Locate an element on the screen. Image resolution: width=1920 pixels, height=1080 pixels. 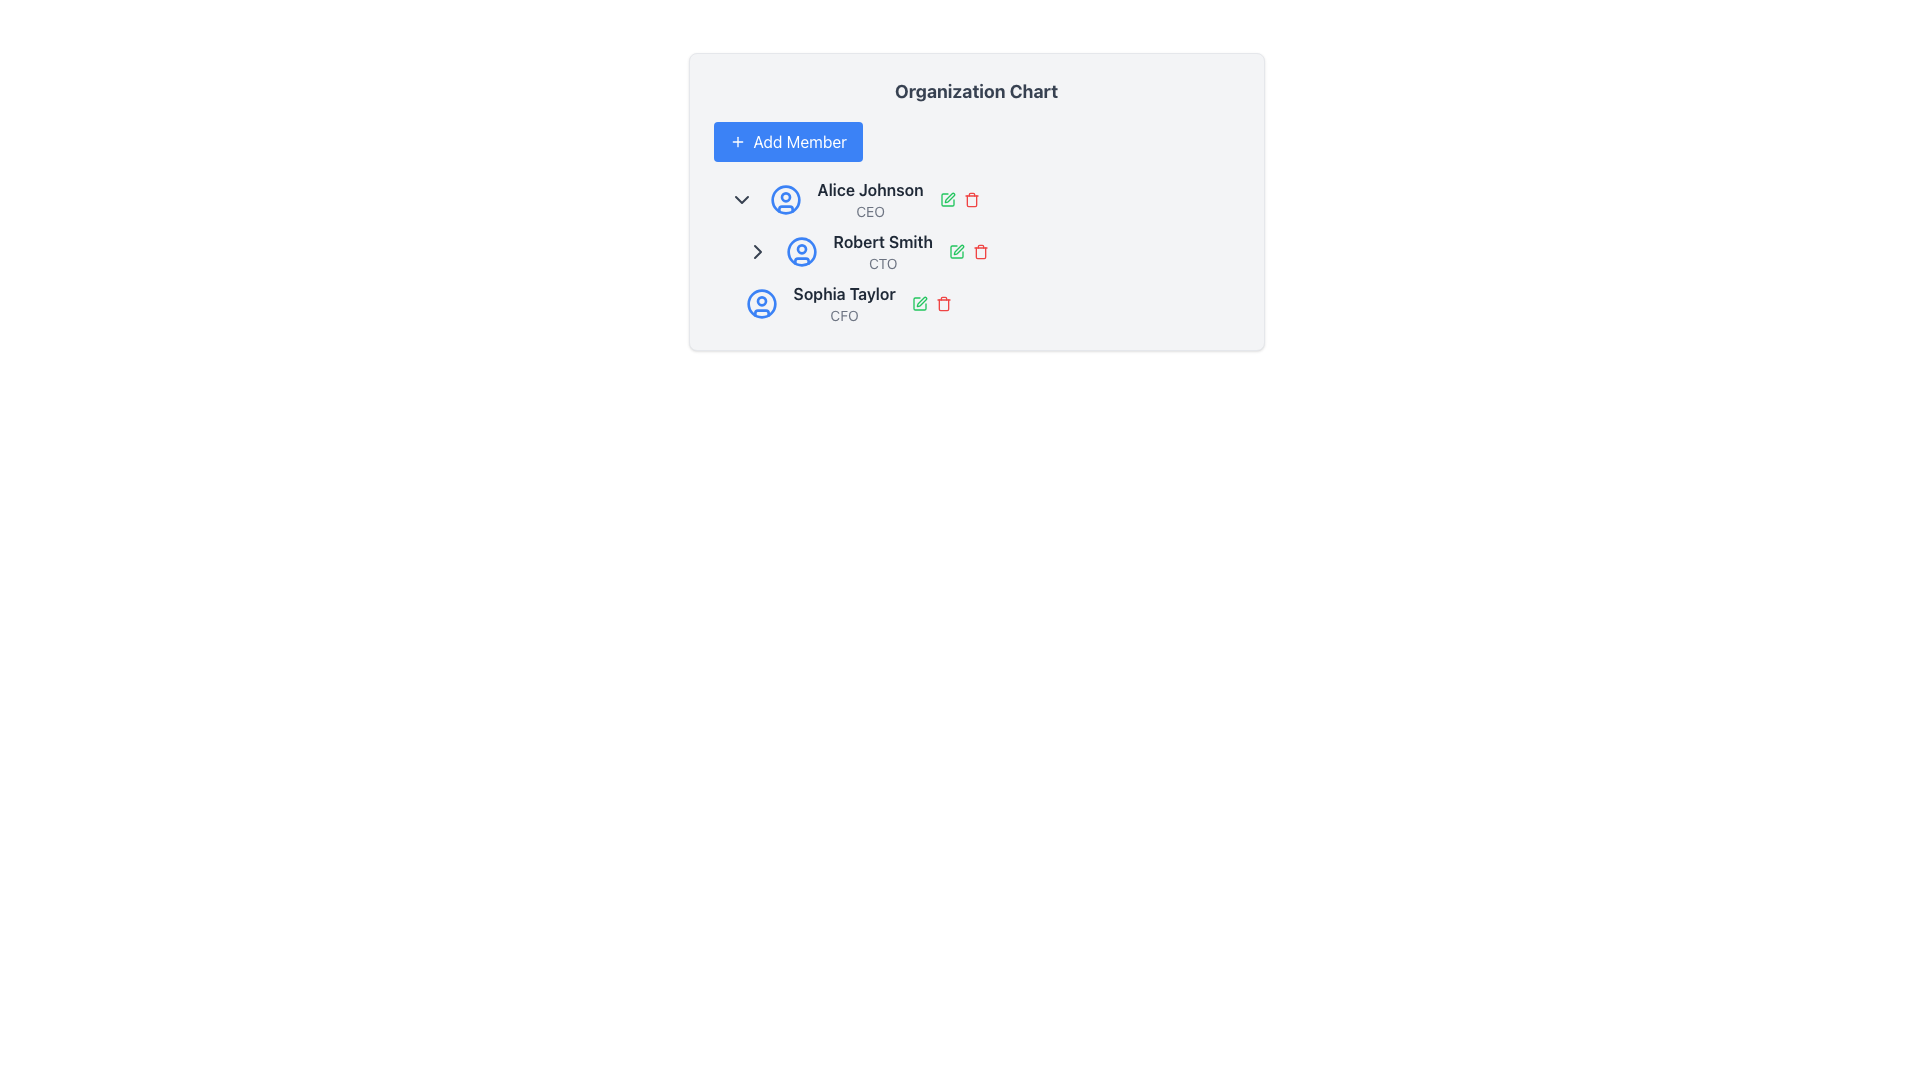
the text label 'CTO' which is styled in a small-sized gray font and located below 'Robert Smith' in the organizational chart is located at coordinates (882, 262).